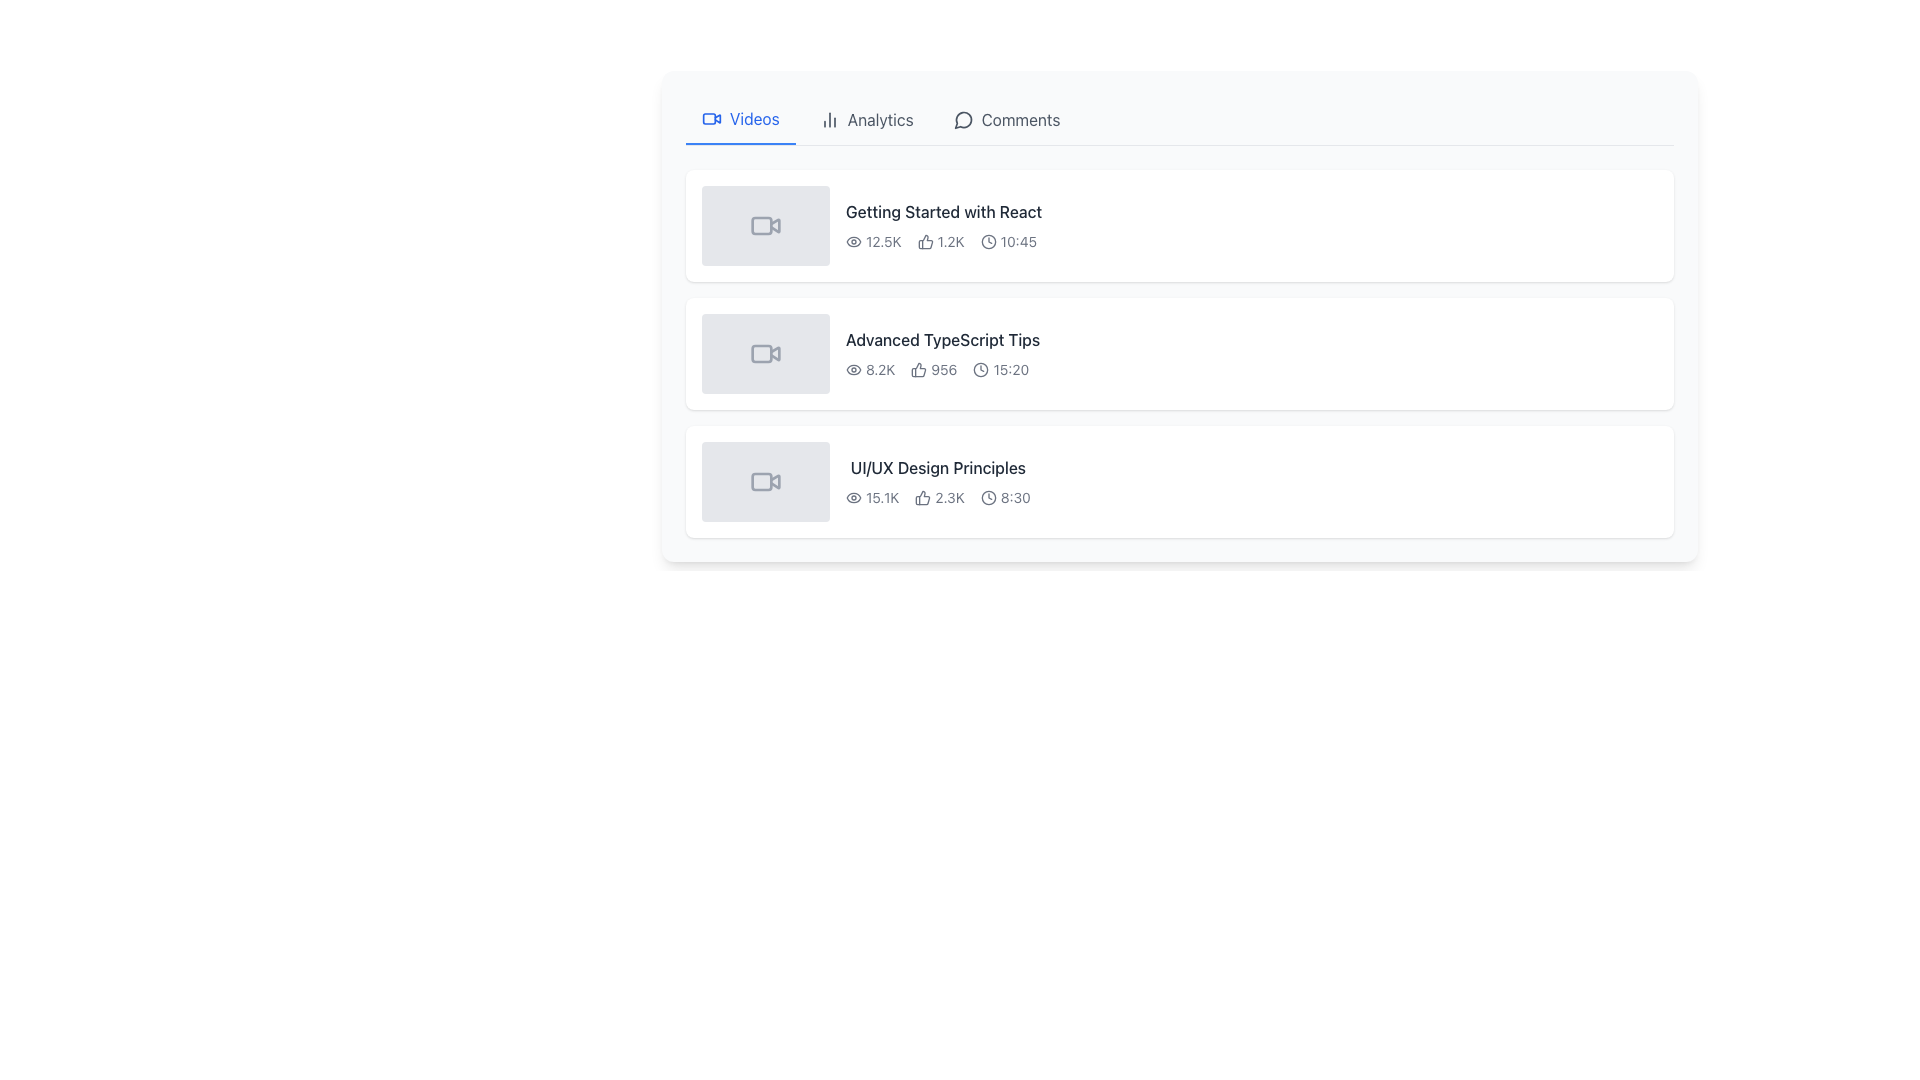 The image size is (1920, 1080). I want to click on the circular SVG clock face icon located beside the timestamp of the first video entry in a list, so click(988, 241).